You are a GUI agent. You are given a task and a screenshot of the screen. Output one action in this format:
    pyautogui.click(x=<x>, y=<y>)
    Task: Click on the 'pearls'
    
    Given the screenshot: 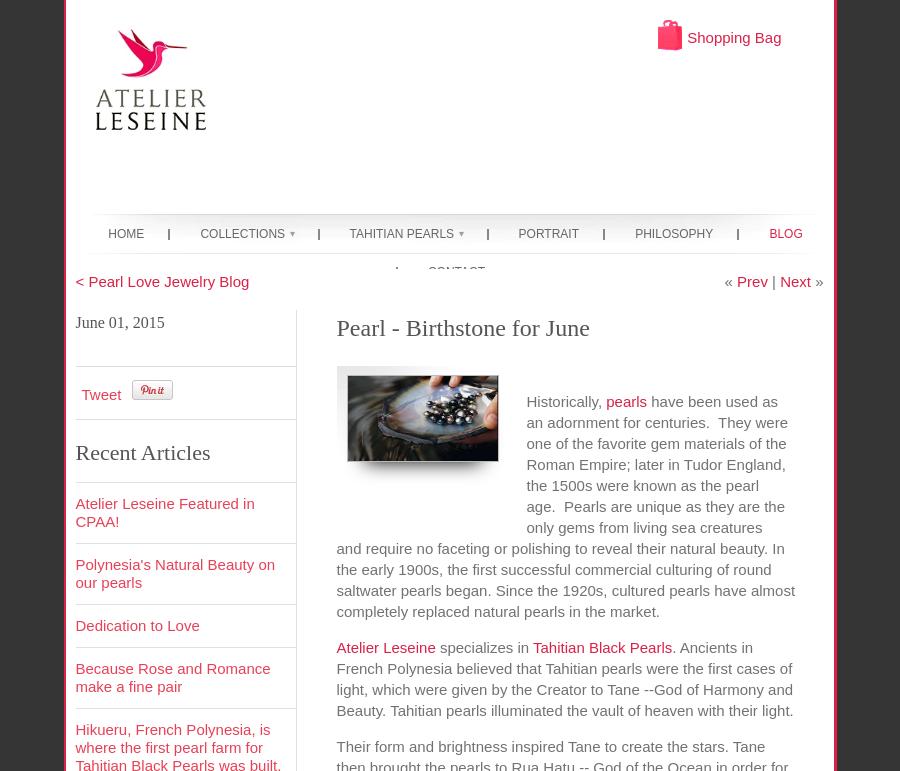 What is the action you would take?
    pyautogui.click(x=602, y=400)
    